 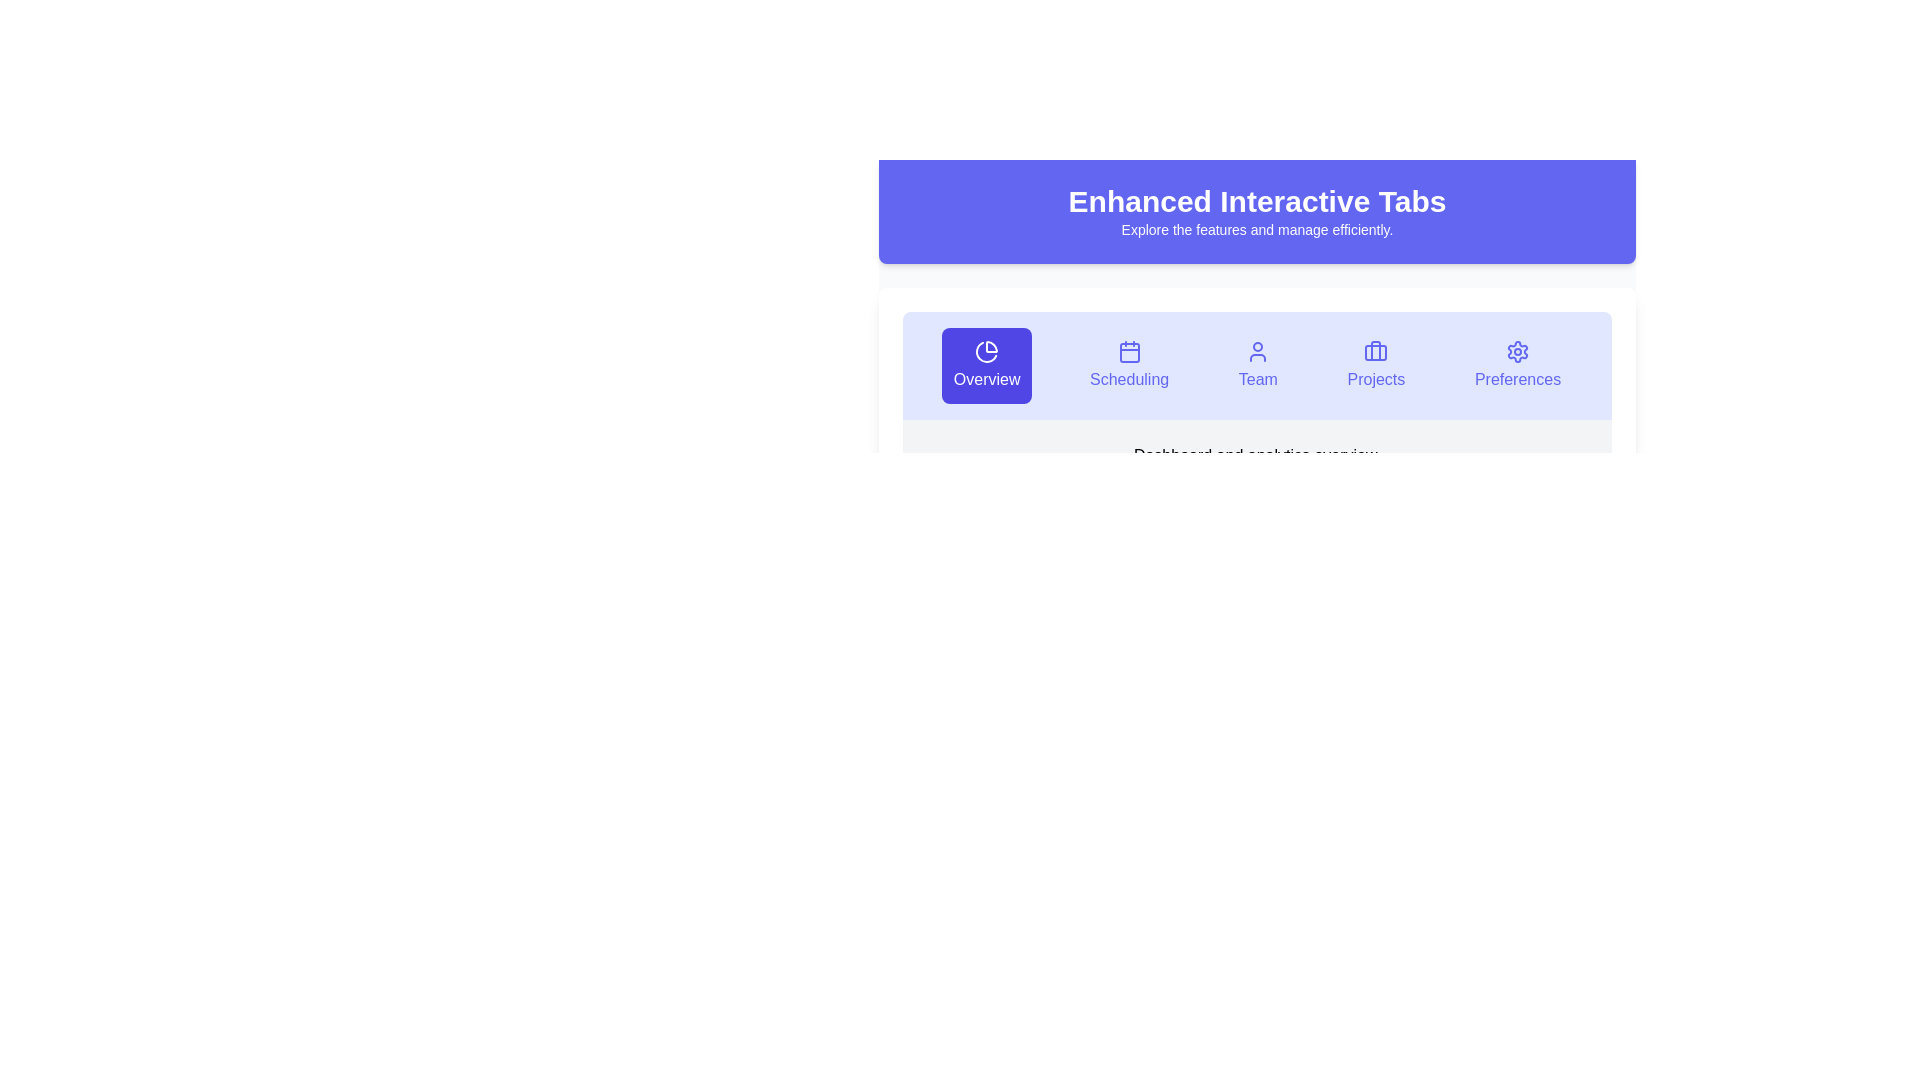 I want to click on the 'Overview' button, which is a blue rectangular button with white text and a pie chart icon, located in the top-center navigation bar, so click(x=987, y=366).